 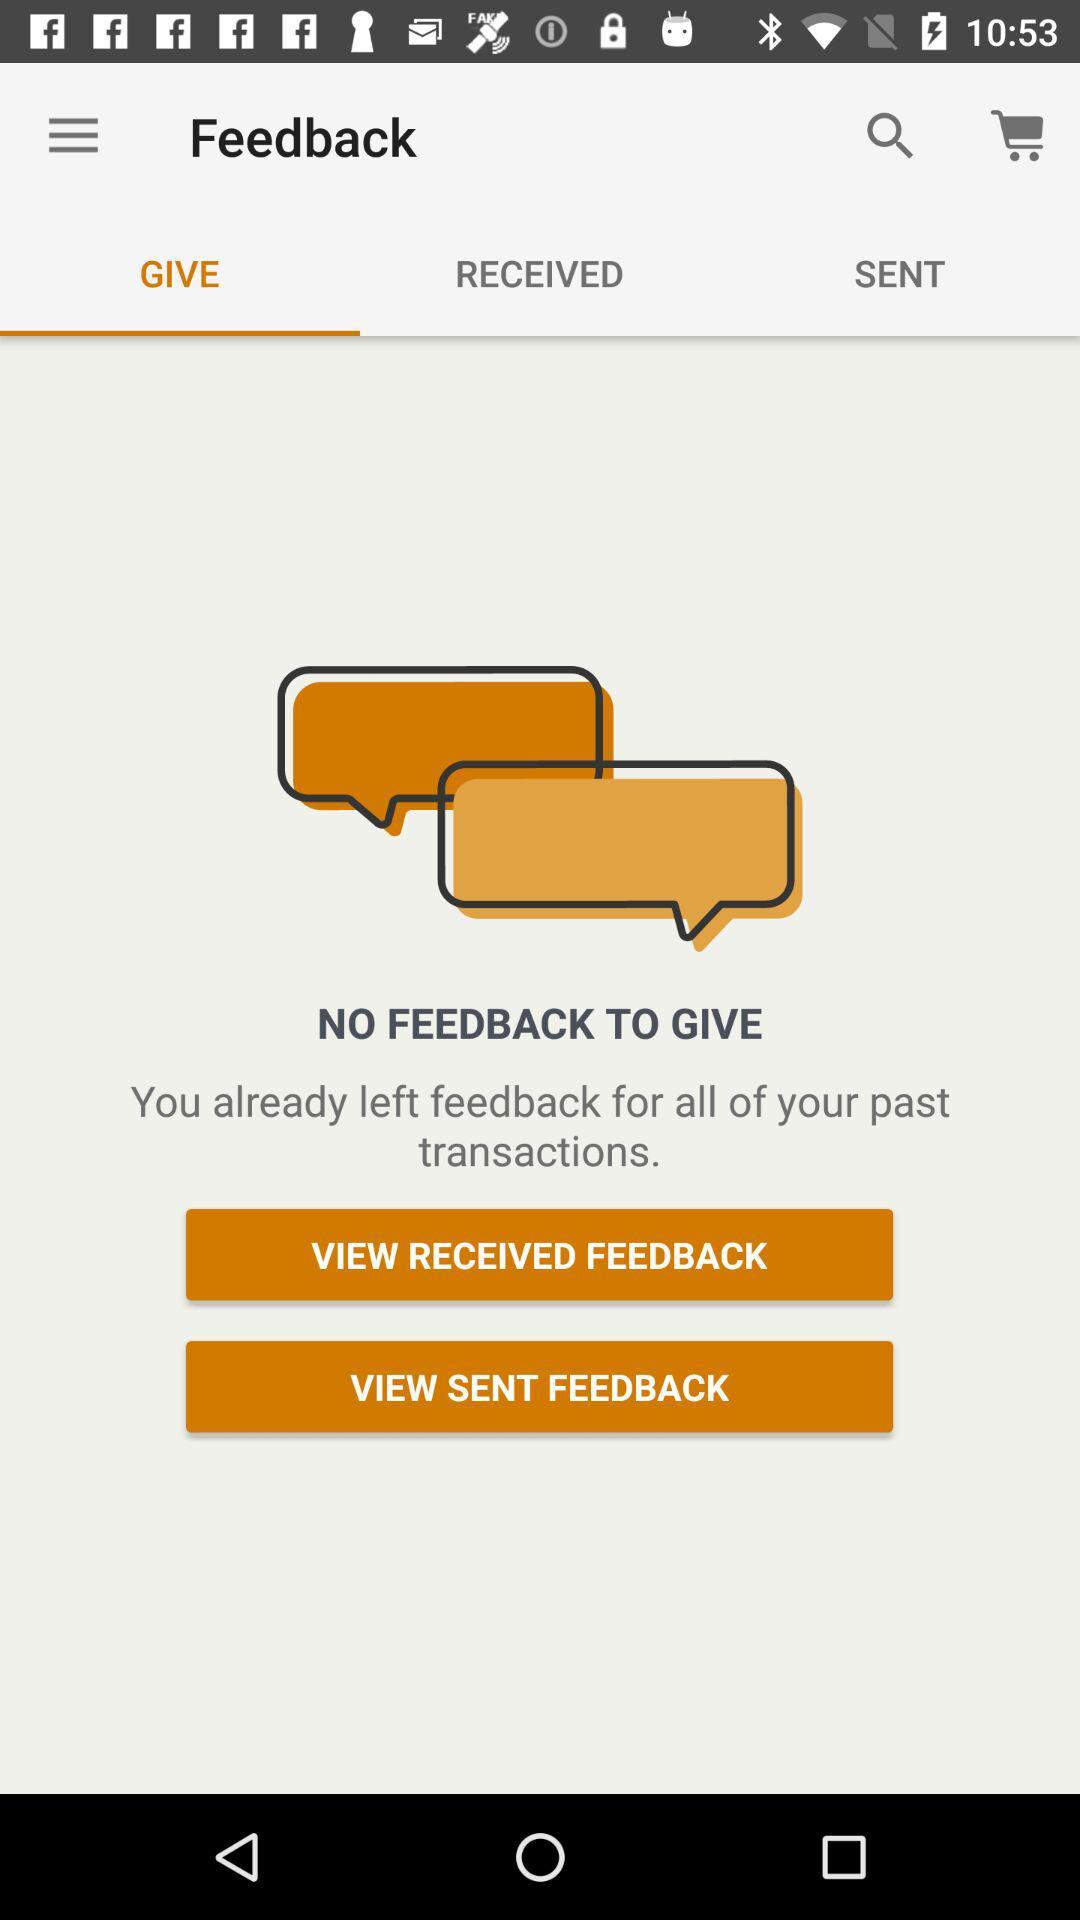 I want to click on icon above give, so click(x=72, y=135).